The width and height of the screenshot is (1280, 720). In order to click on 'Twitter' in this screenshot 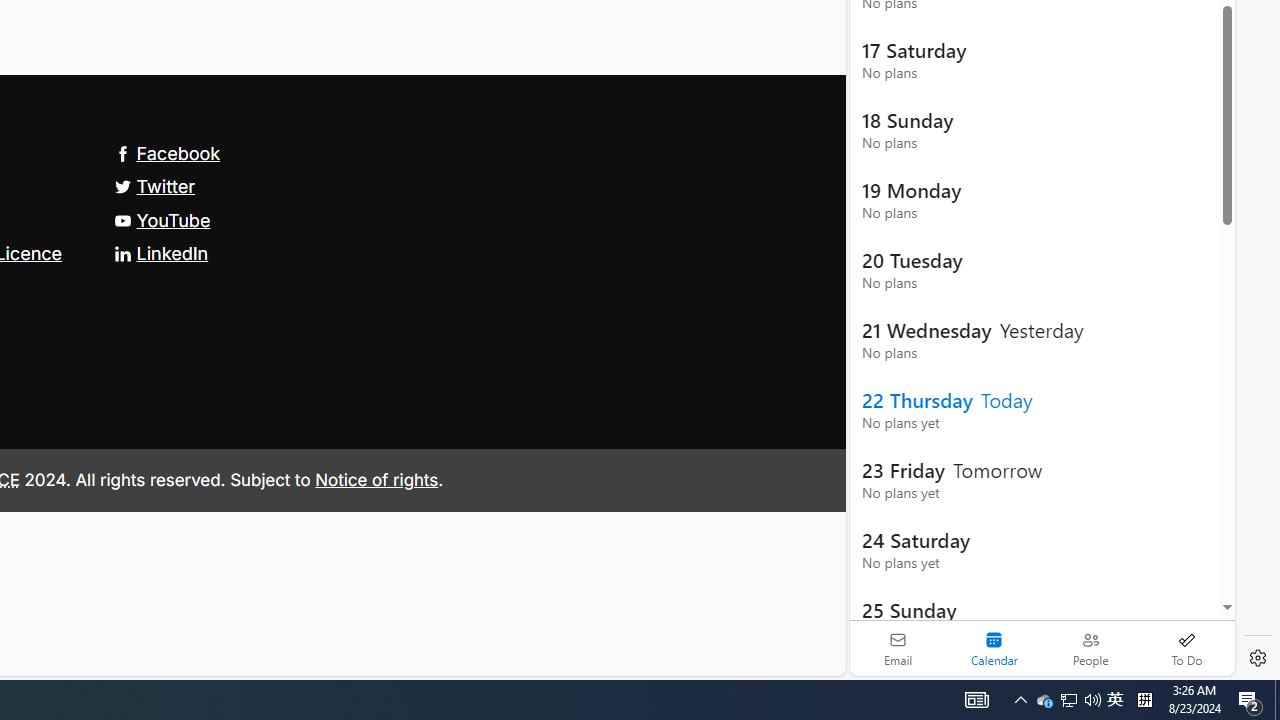, I will do `click(153, 186)`.